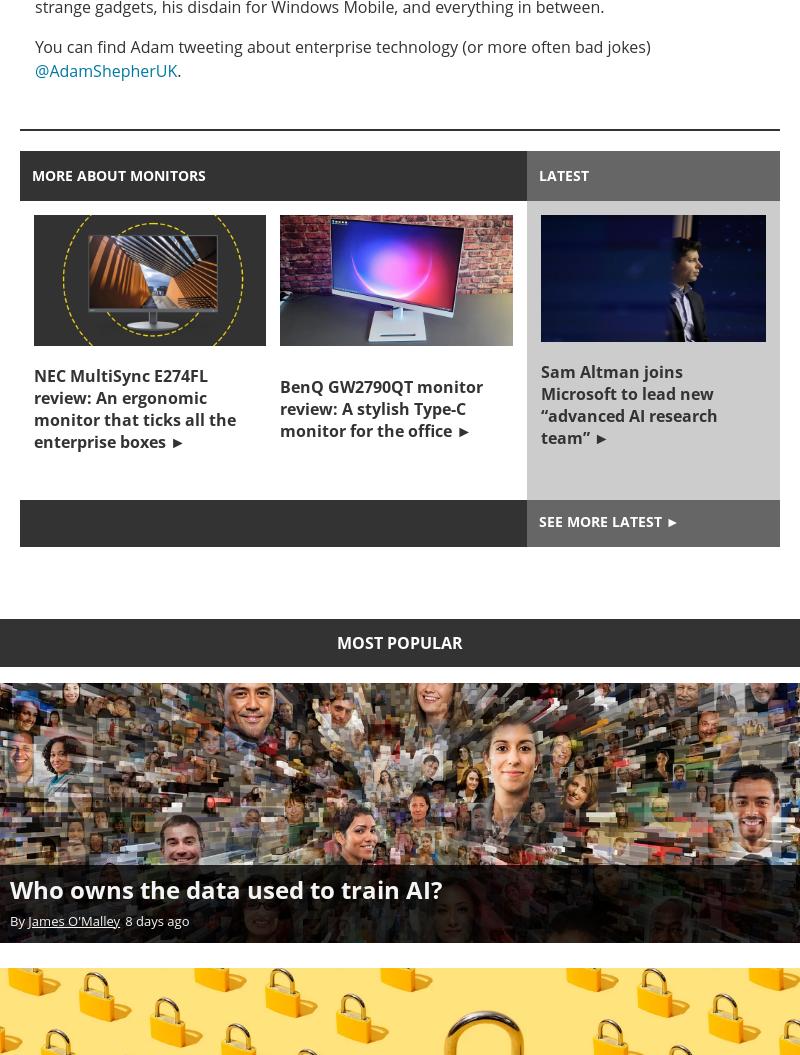 Image resolution: width=800 pixels, height=1055 pixels. I want to click on '.', so click(178, 69).